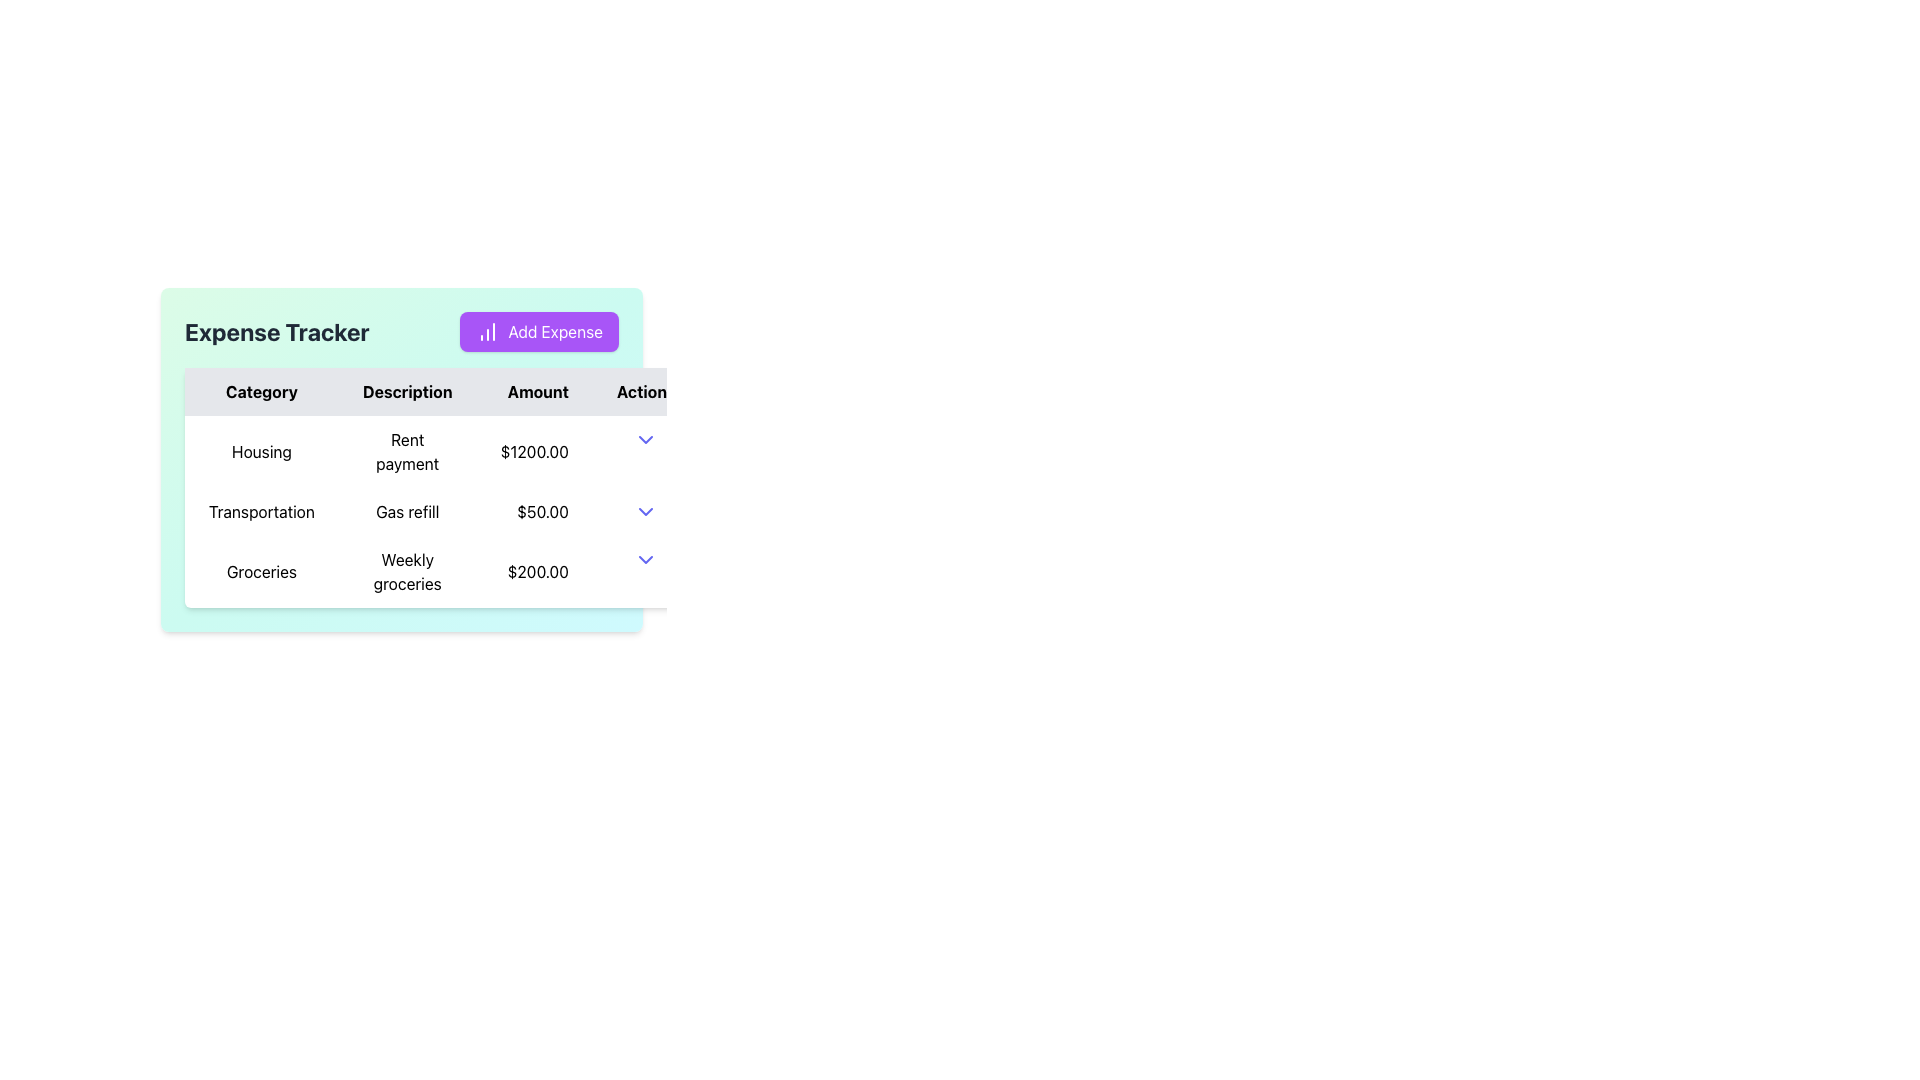  Describe the element at coordinates (406, 392) in the screenshot. I see `the second column header label in the table that indicates the content type of the column below, specifically descriptions of various items` at that location.